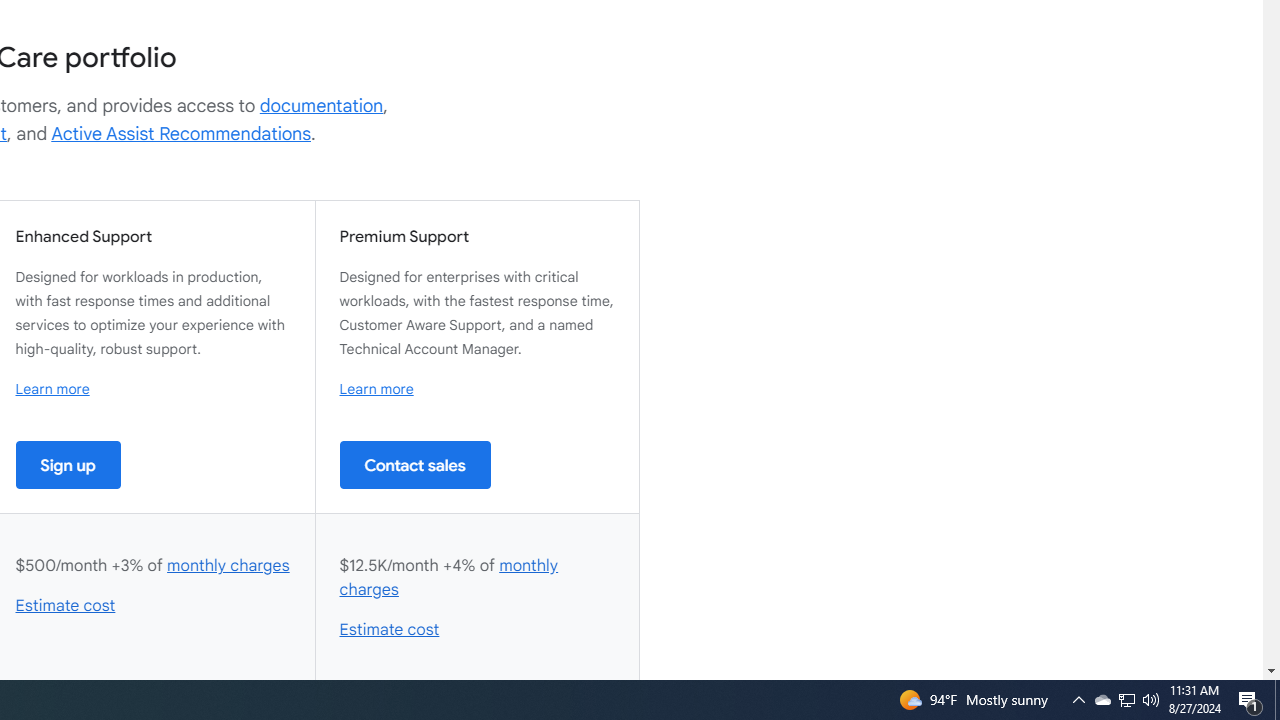 The height and width of the screenshot is (720, 1280). I want to click on 'Active Assist Recommendations', so click(181, 133).